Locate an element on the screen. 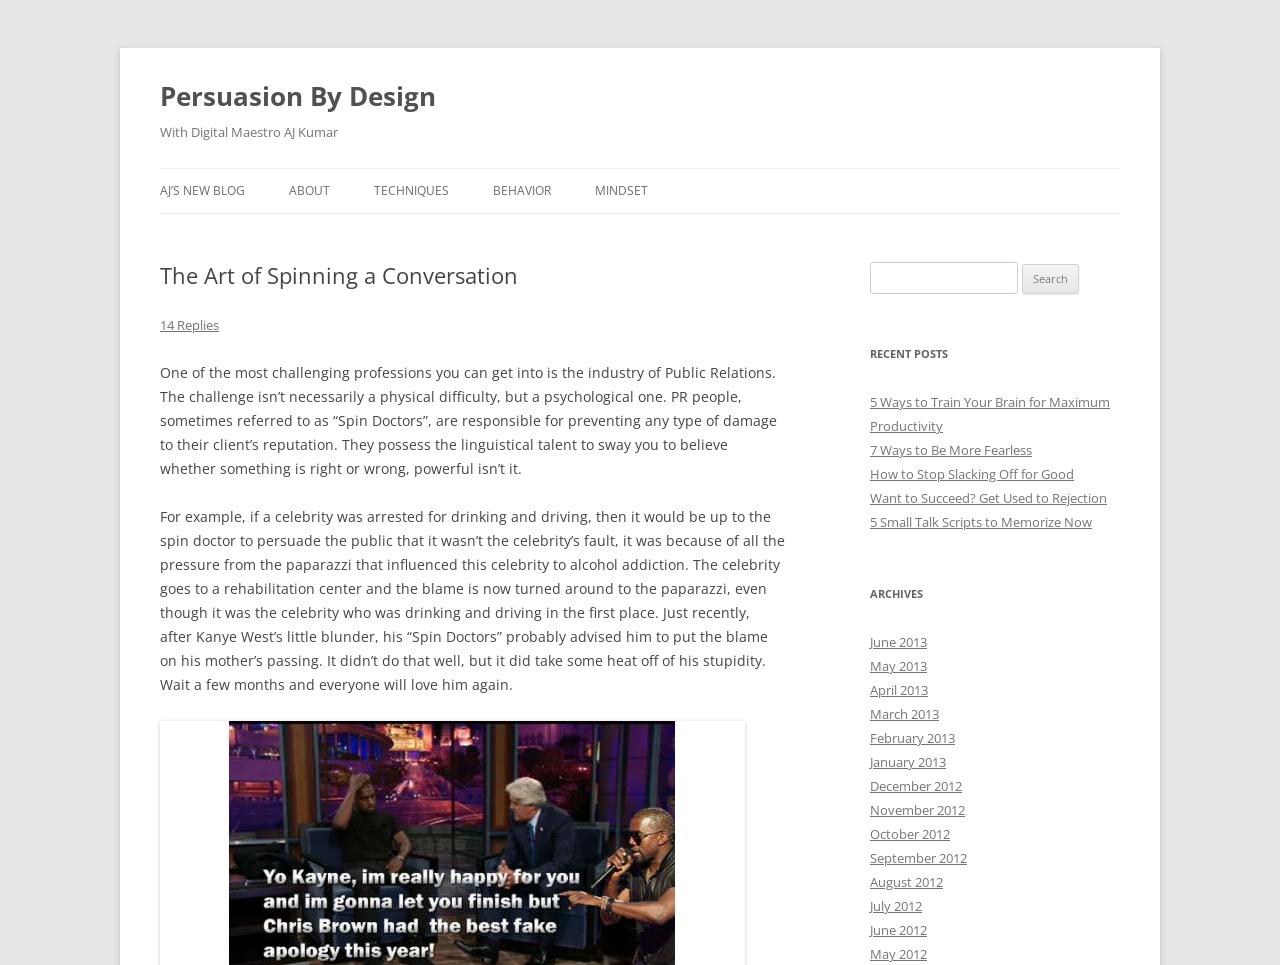 The height and width of the screenshot is (965, 1280). 'AJ’s NEW BLOG' is located at coordinates (202, 190).